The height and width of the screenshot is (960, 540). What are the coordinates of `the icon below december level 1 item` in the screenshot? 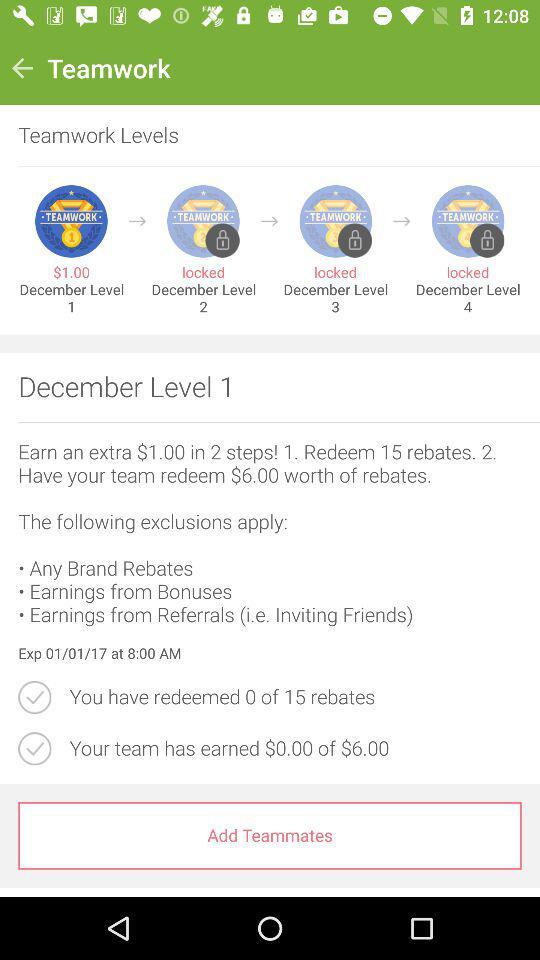 It's located at (270, 422).